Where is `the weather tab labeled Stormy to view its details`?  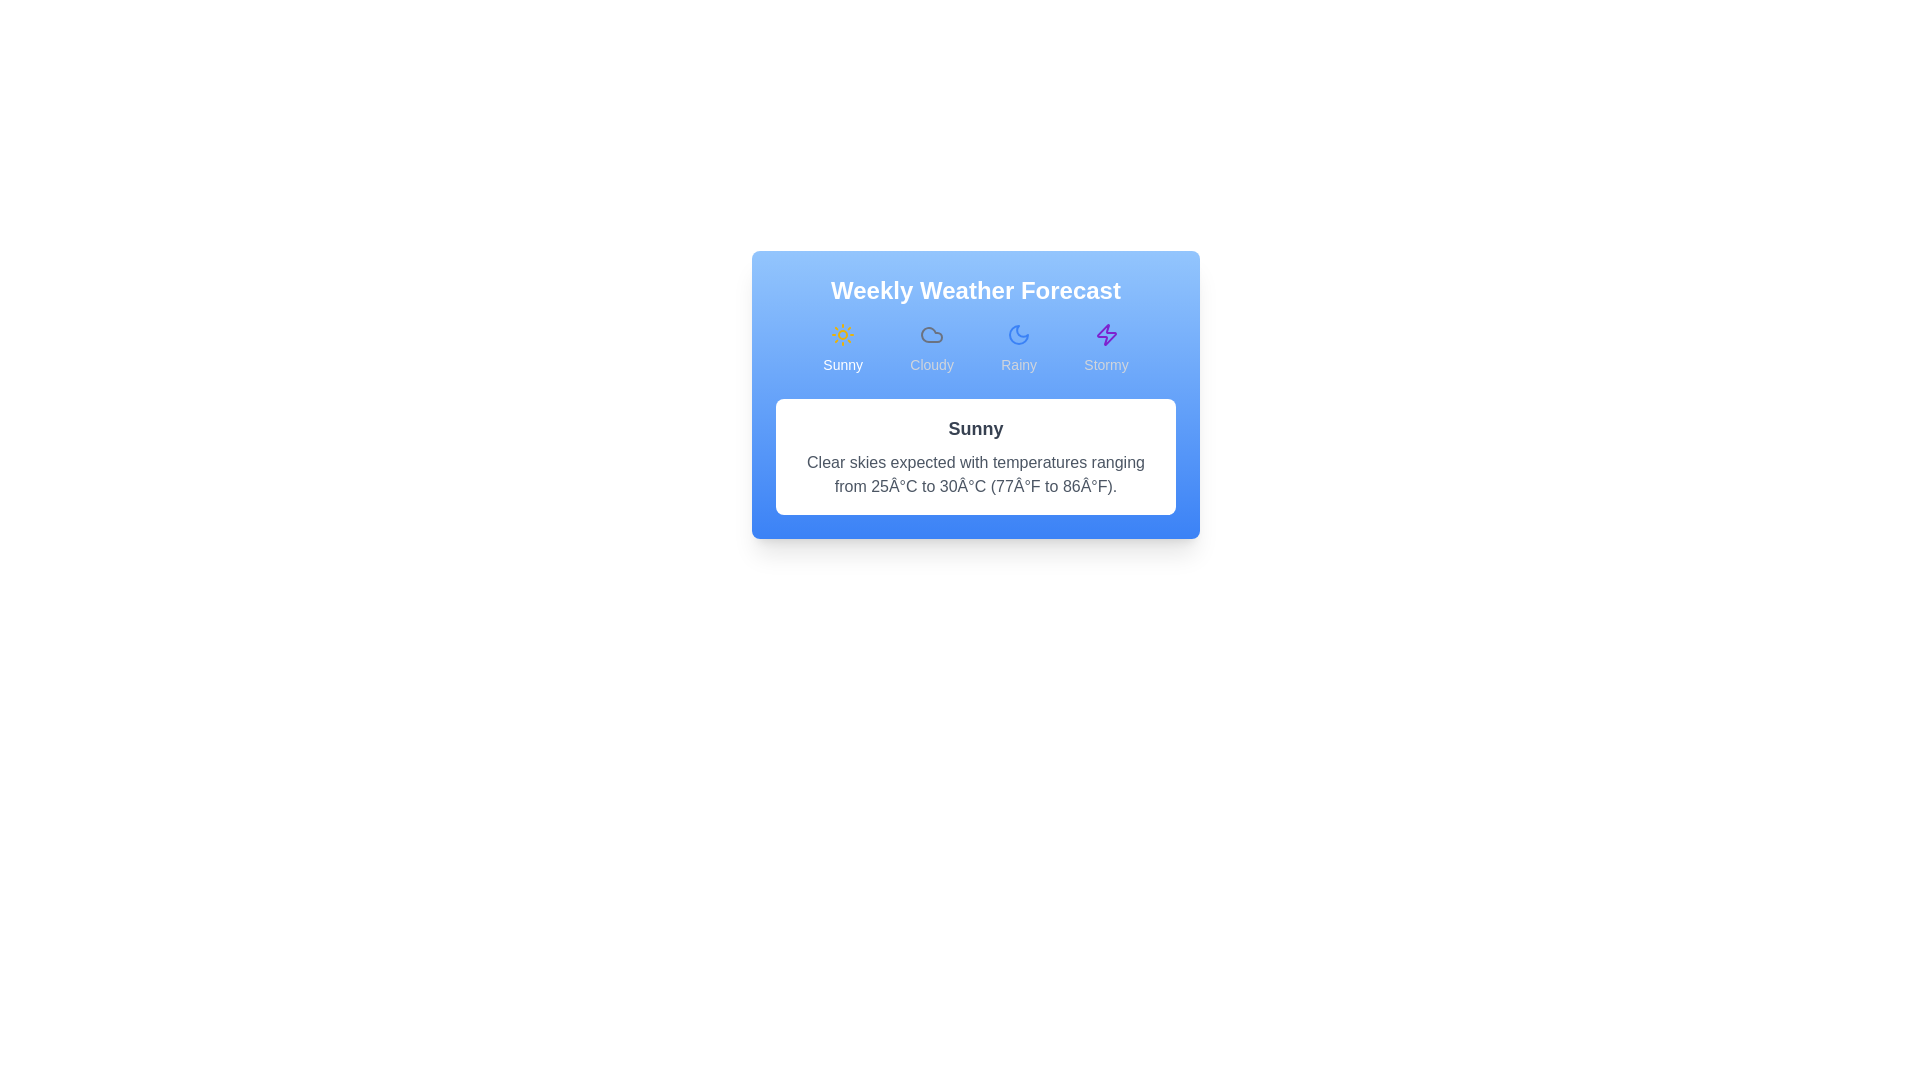 the weather tab labeled Stormy to view its details is located at coordinates (1104, 347).